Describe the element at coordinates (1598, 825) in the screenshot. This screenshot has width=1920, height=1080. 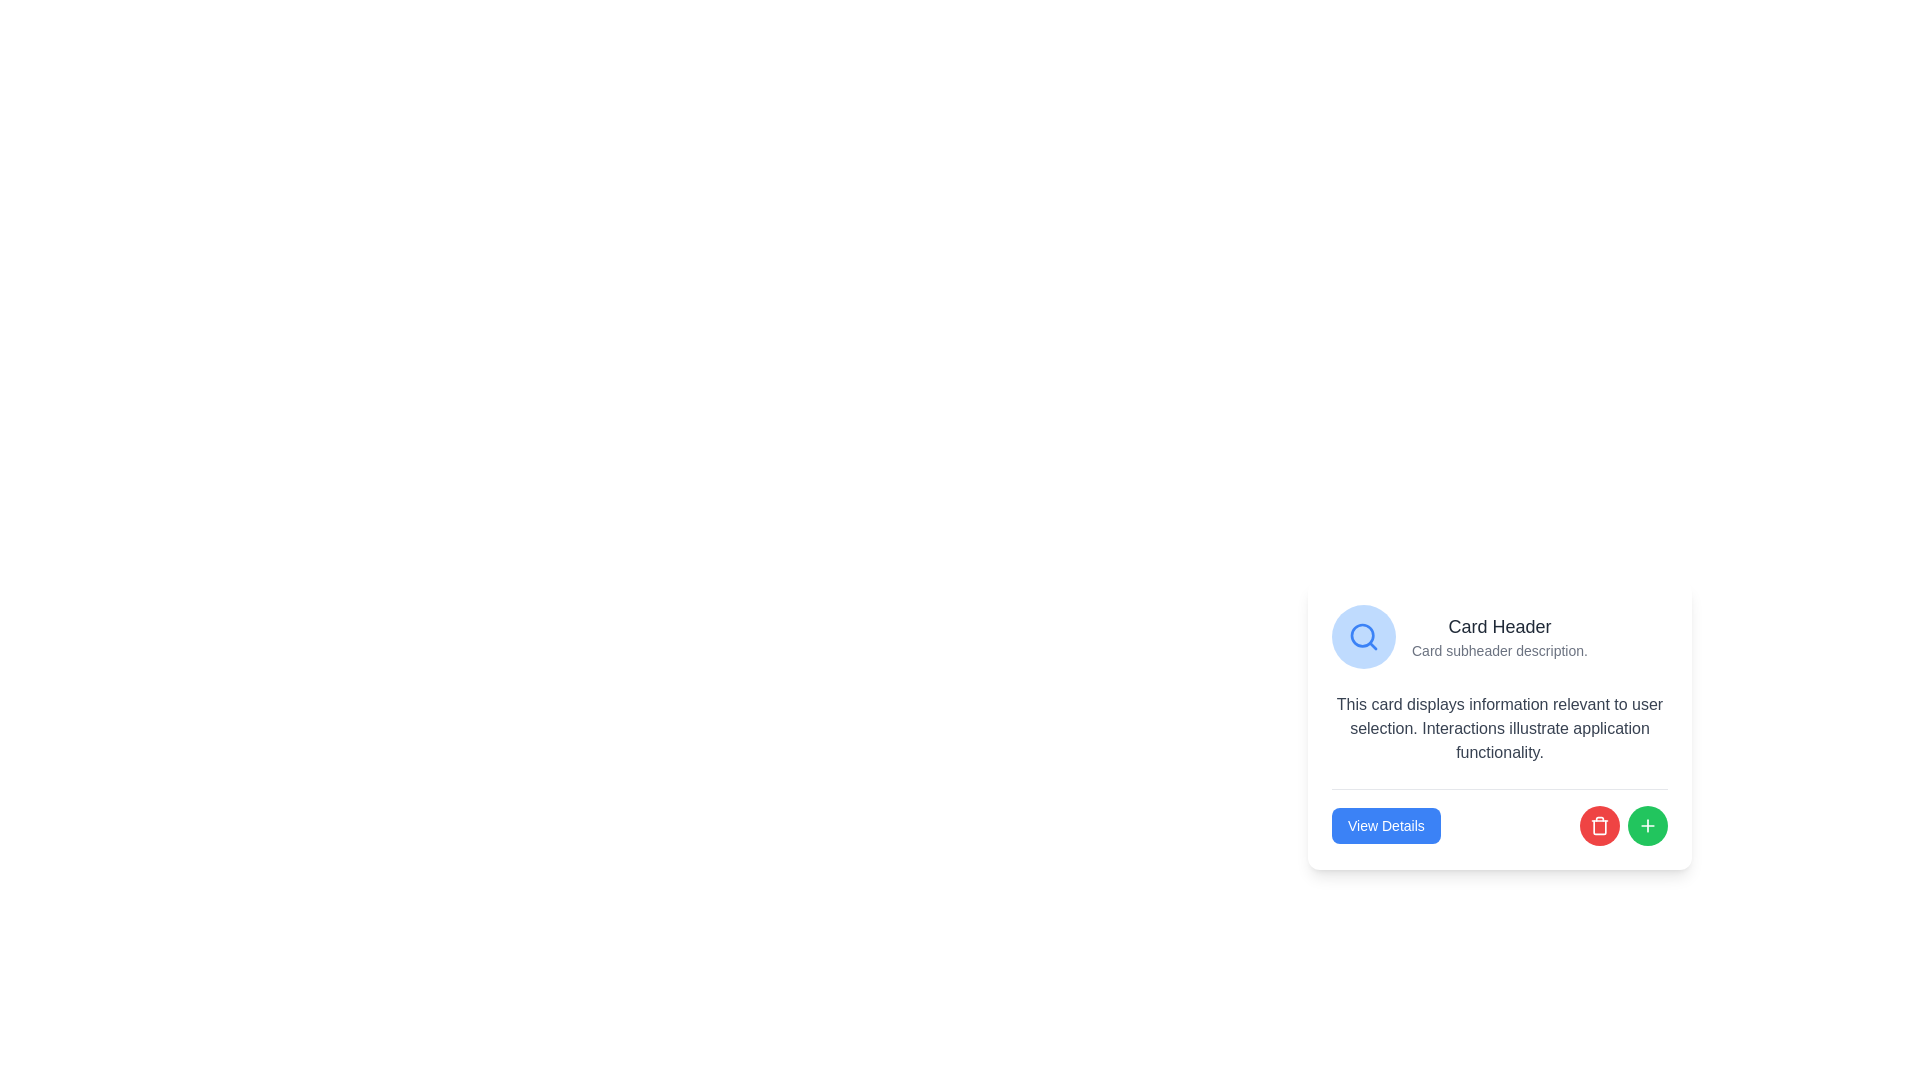
I see `the delete icon located inside the button at the bottom right corner of the card titled 'Card Header', which is near the 'View Details' button and a green circular button with a plus icon` at that location.